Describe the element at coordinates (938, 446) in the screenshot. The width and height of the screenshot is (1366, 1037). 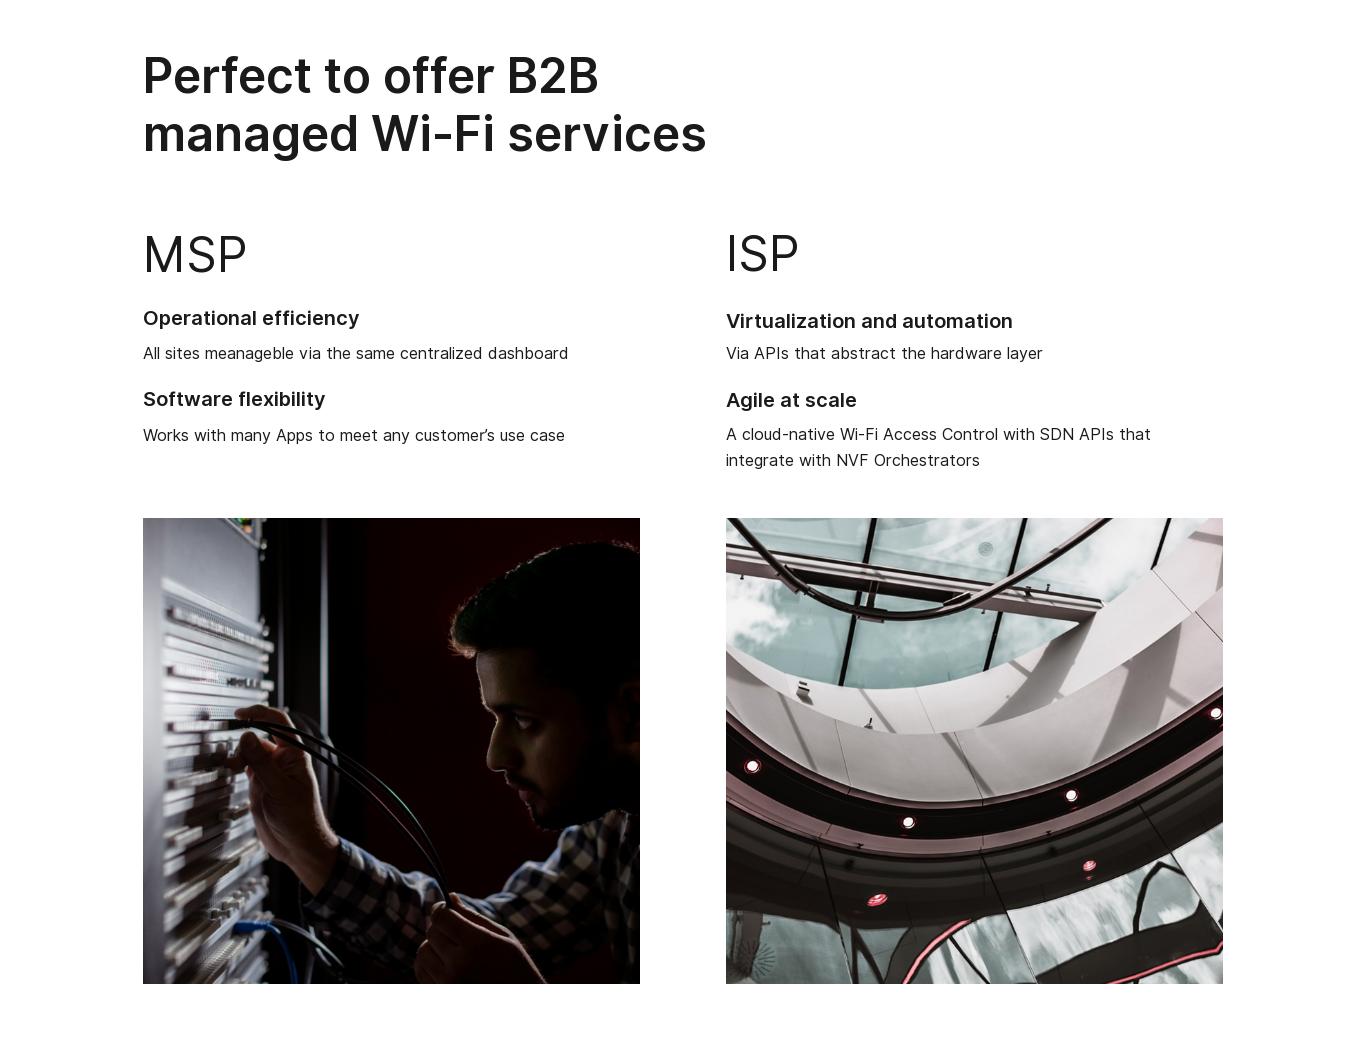
I see `'A cloud-native Wi-Fi Access Control with SDN APIs that integrate with NVF Orchestrators'` at that location.